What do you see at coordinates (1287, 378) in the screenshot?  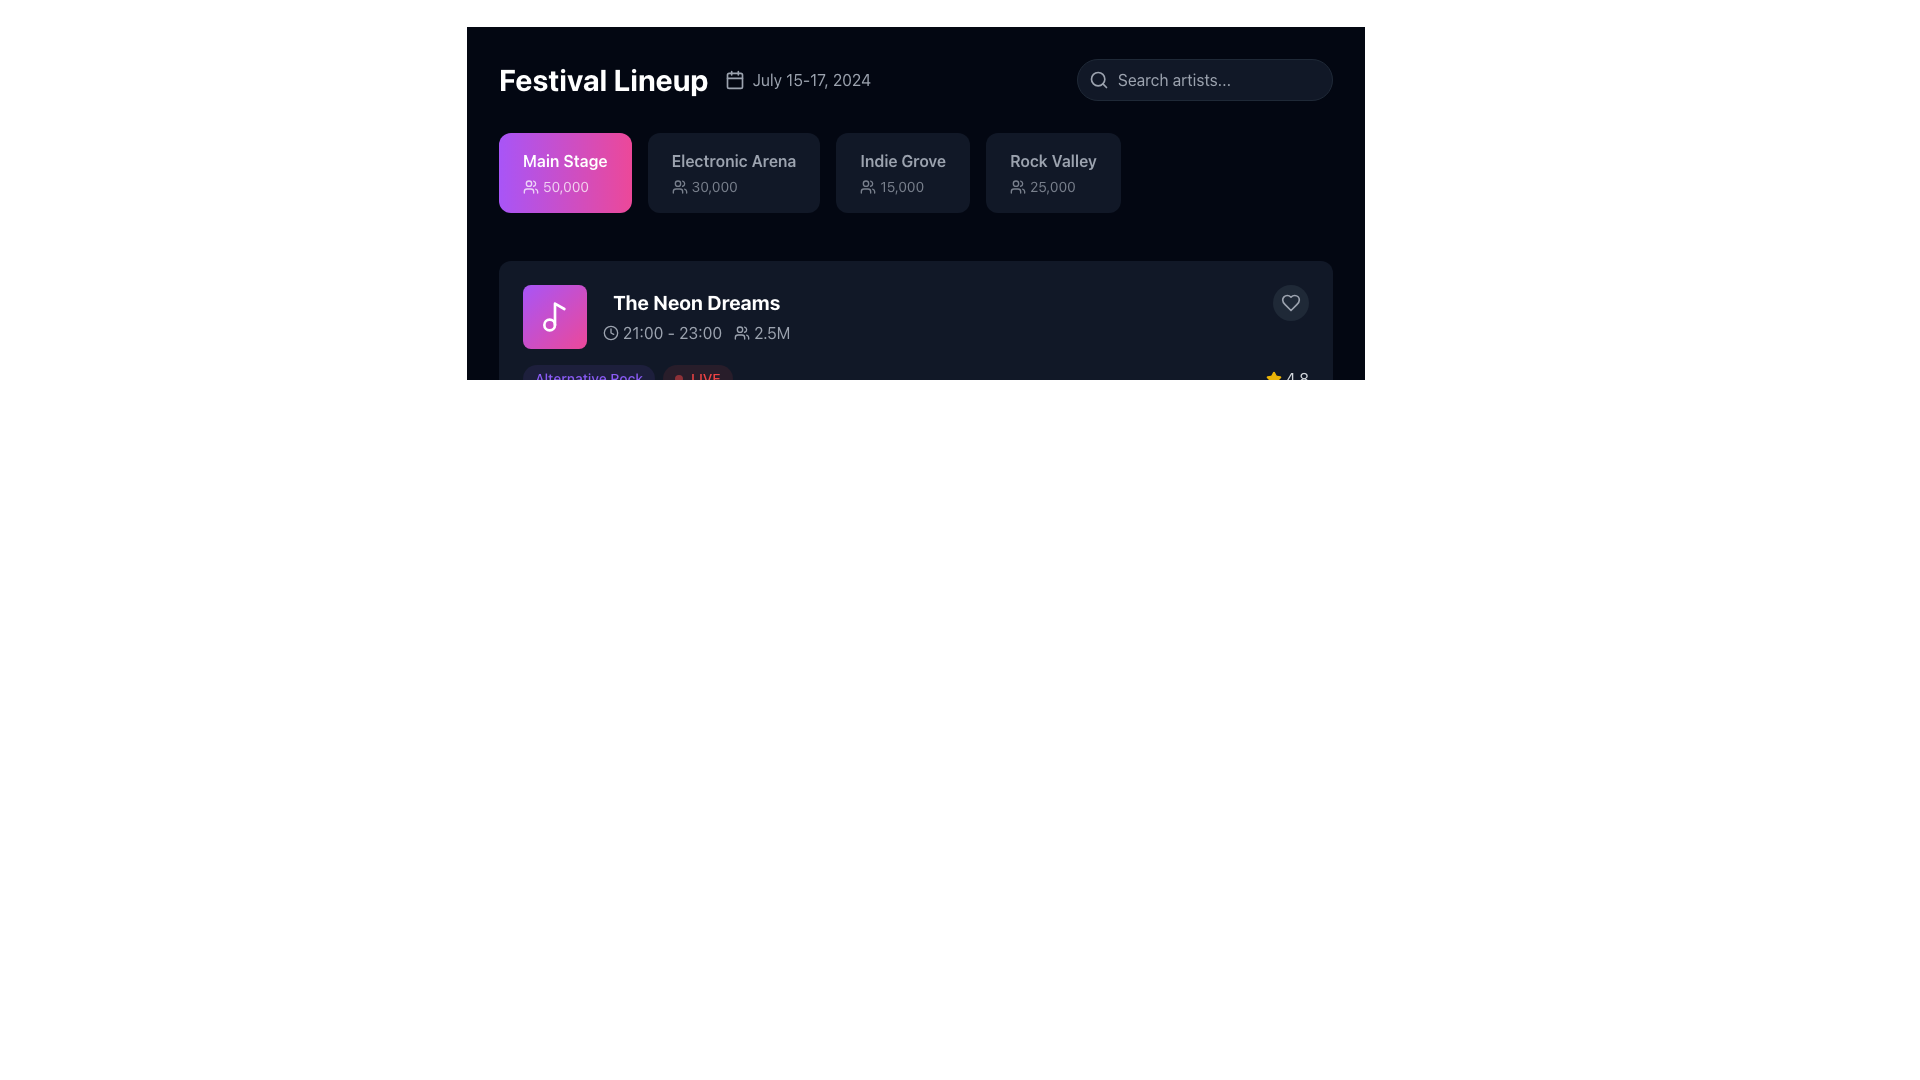 I see `the Rating indicator located in the bottom right portion of the performance information area, which provides a visual representation of the rating` at bounding box center [1287, 378].